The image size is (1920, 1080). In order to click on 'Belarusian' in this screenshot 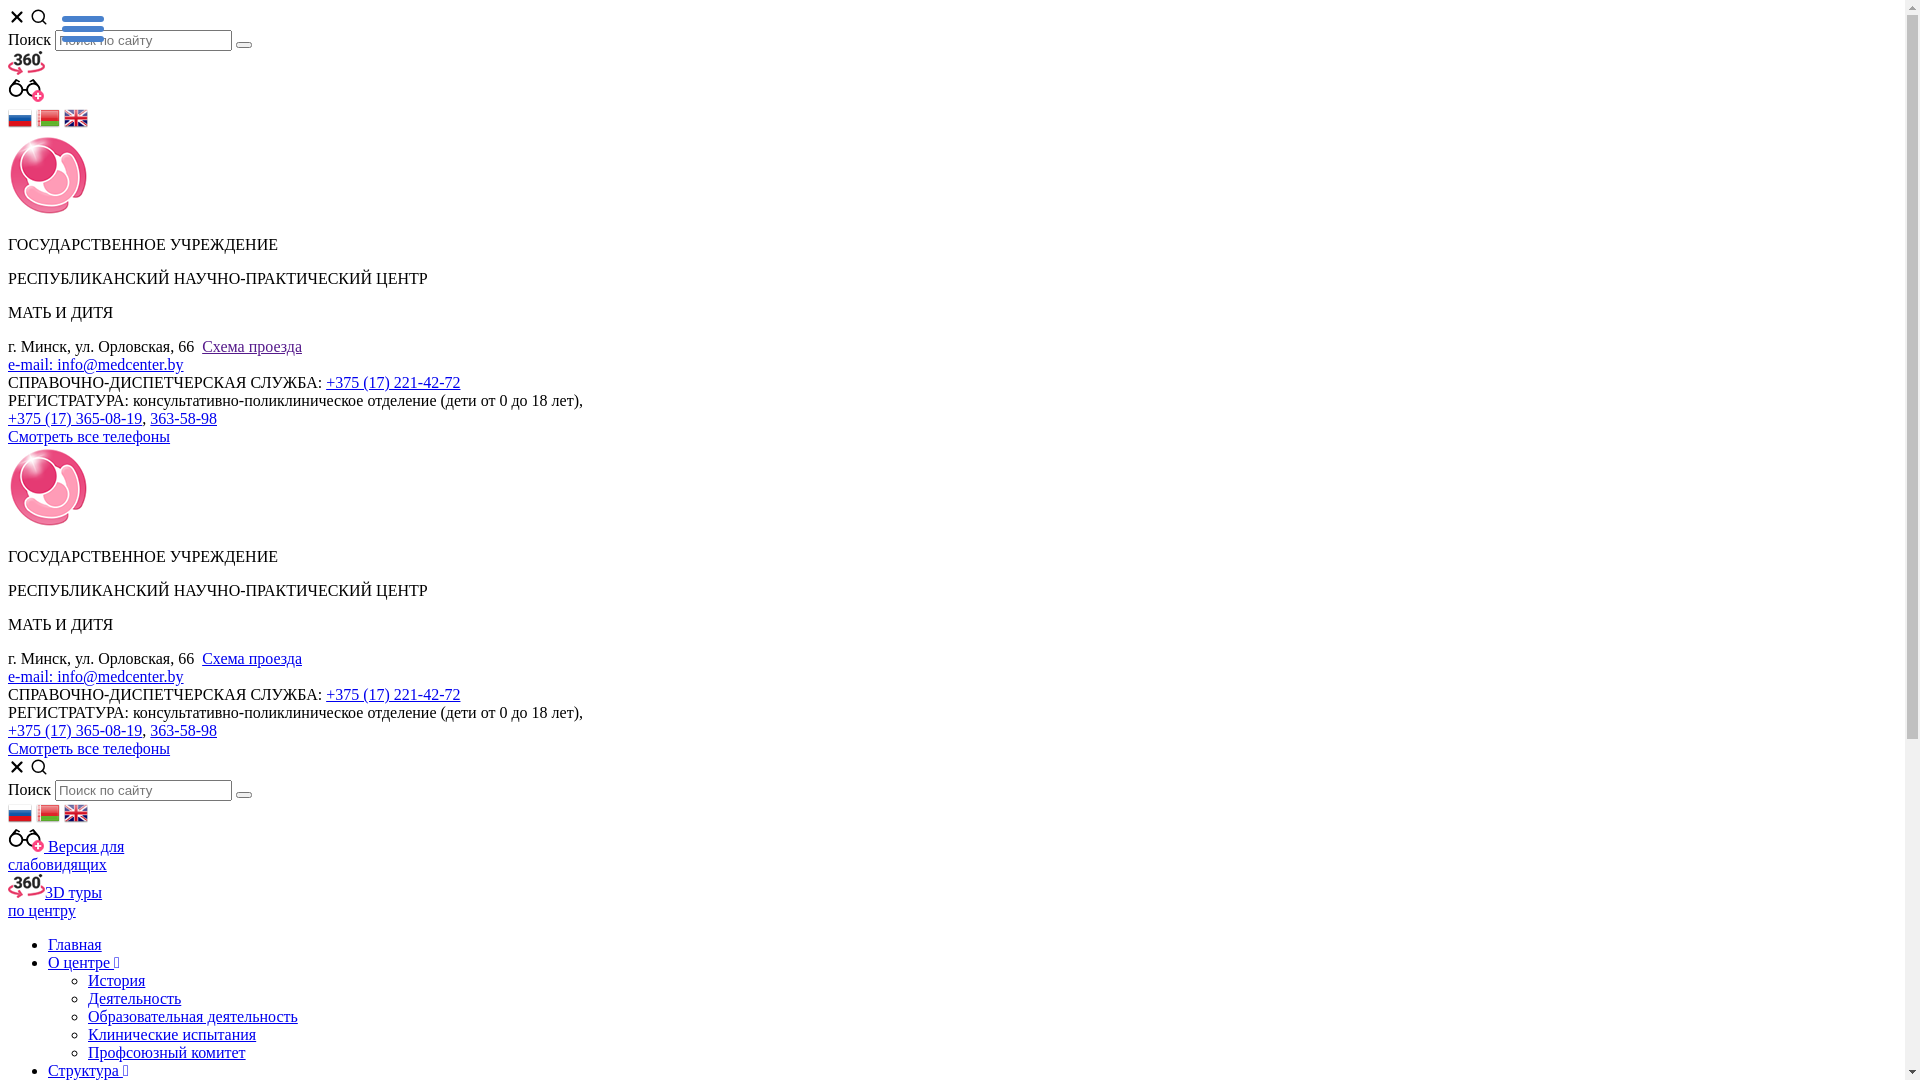, I will do `click(48, 124)`.